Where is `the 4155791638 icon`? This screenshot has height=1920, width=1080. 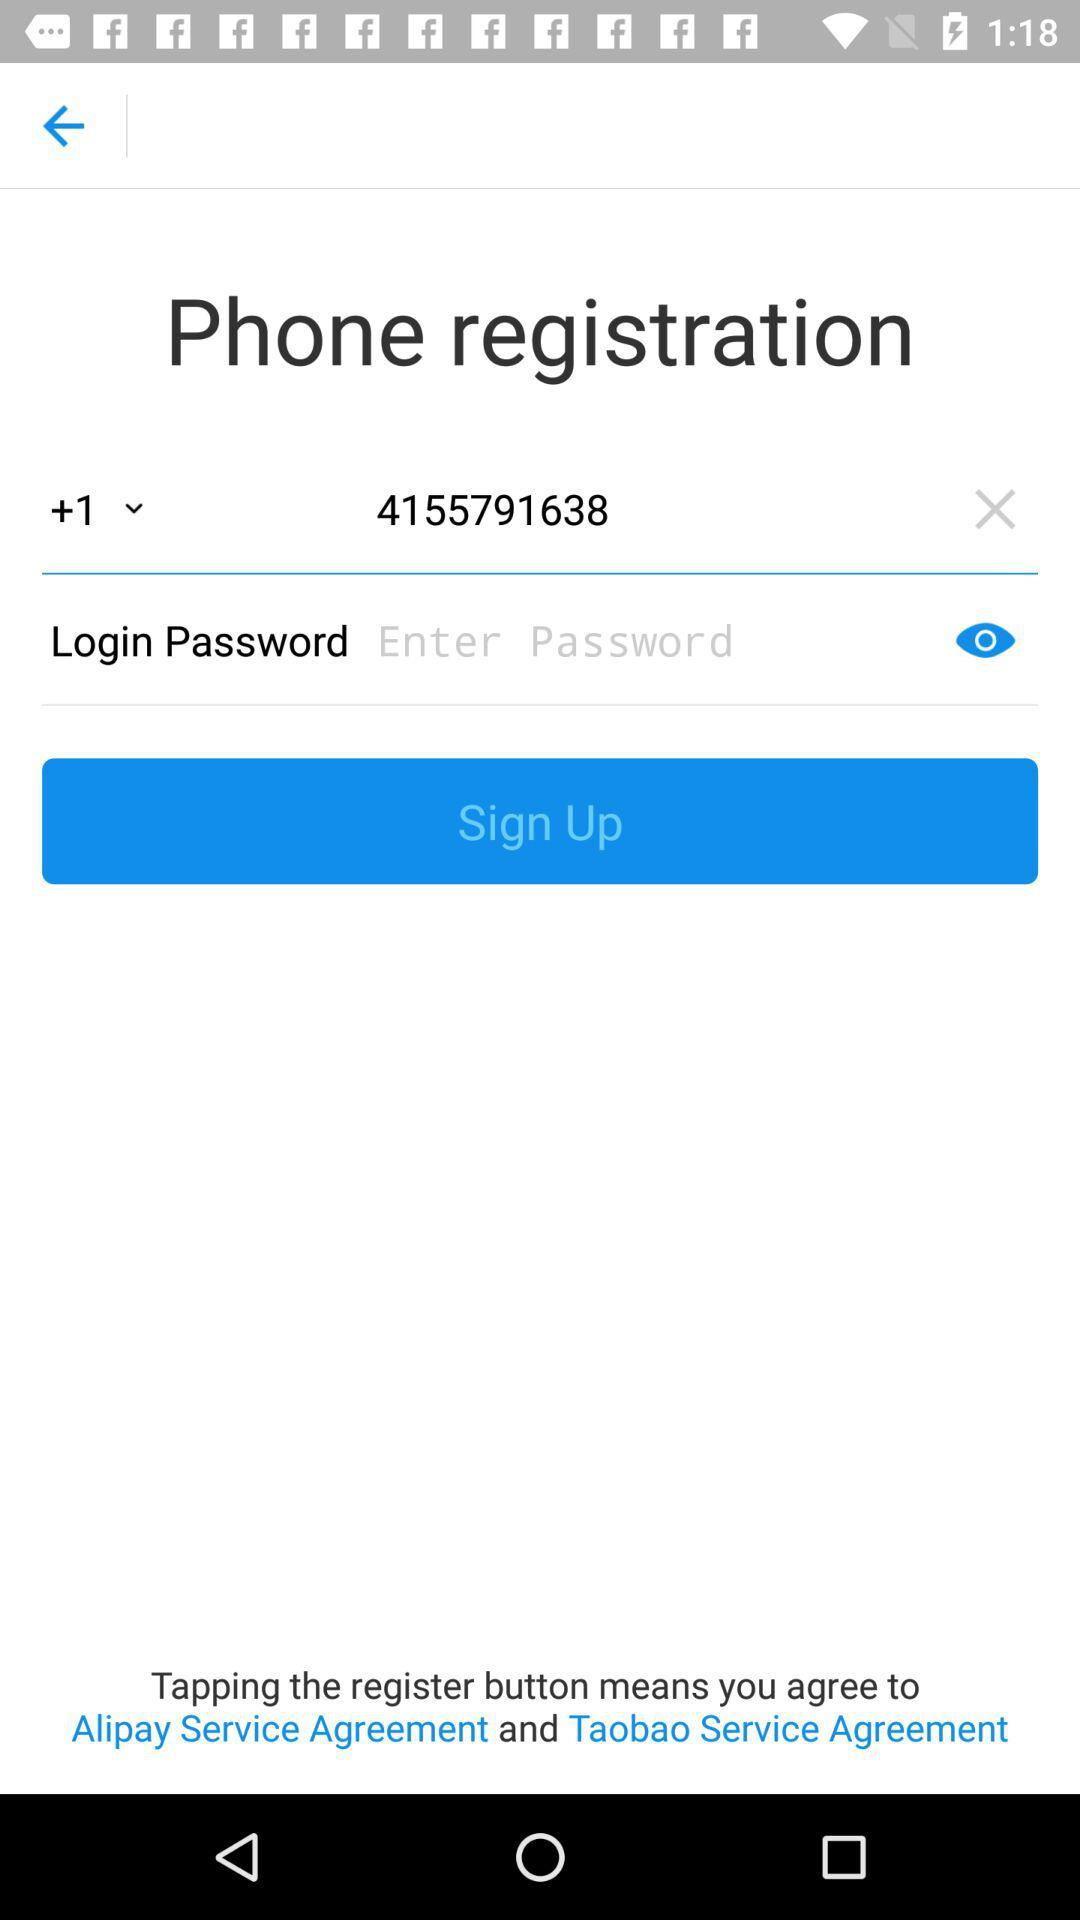 the 4155791638 icon is located at coordinates (655, 508).